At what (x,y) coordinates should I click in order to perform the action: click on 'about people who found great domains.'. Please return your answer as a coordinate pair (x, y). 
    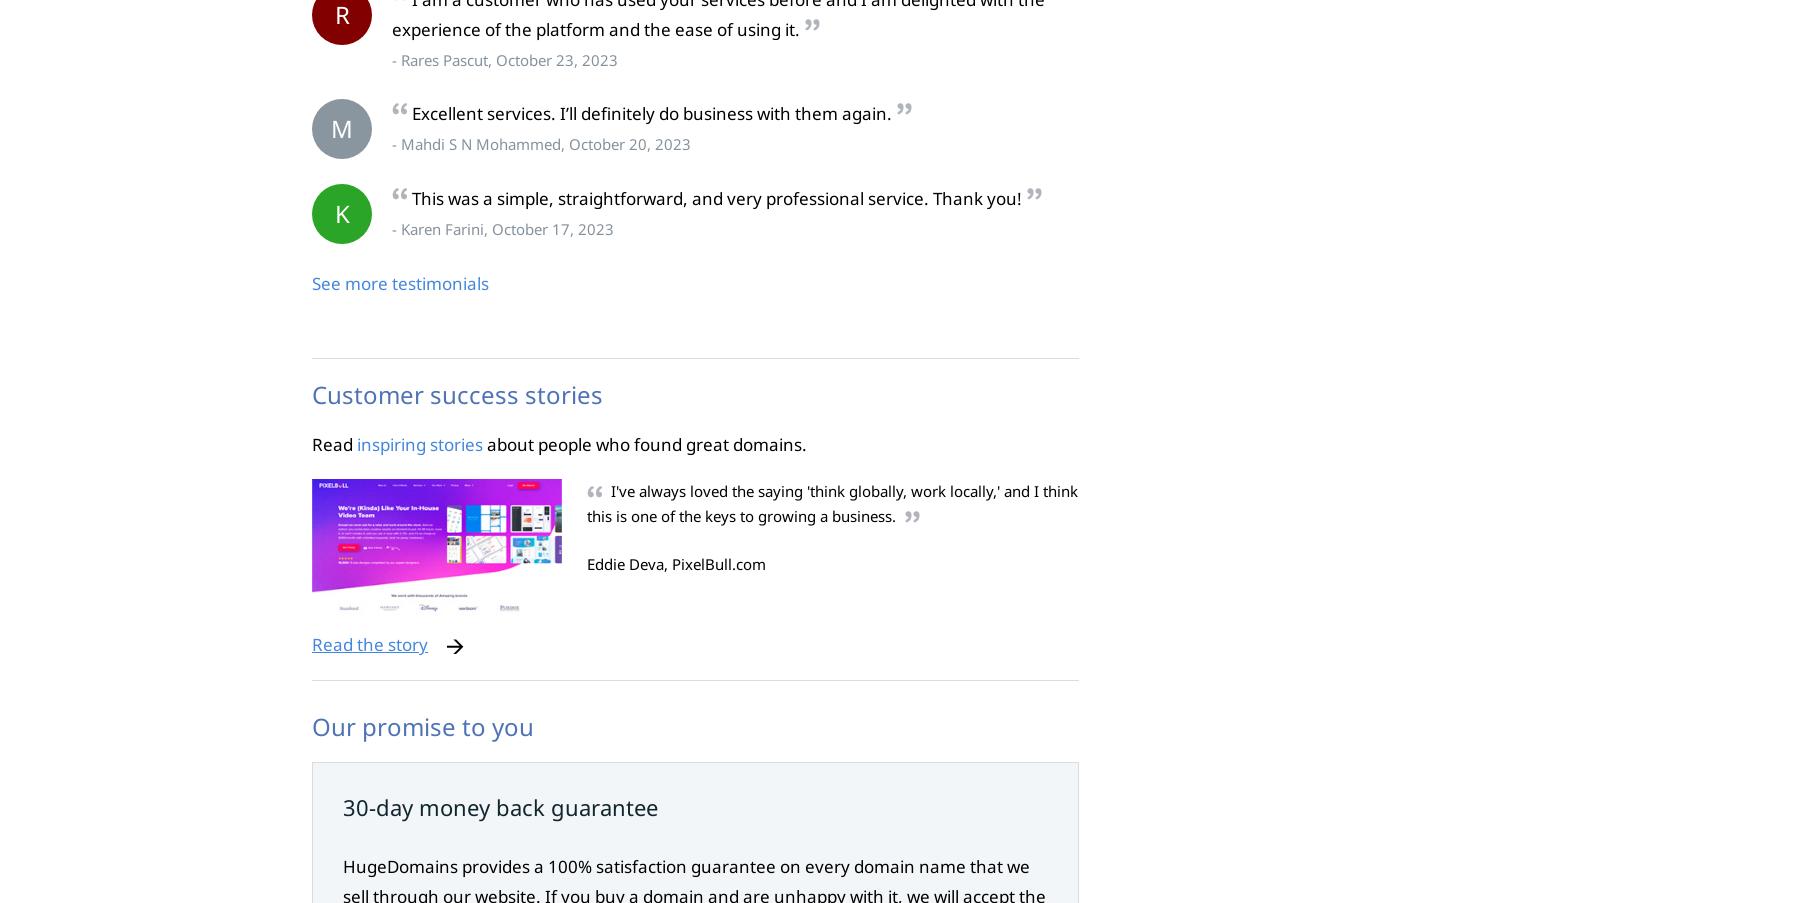
    Looking at the image, I should click on (644, 442).